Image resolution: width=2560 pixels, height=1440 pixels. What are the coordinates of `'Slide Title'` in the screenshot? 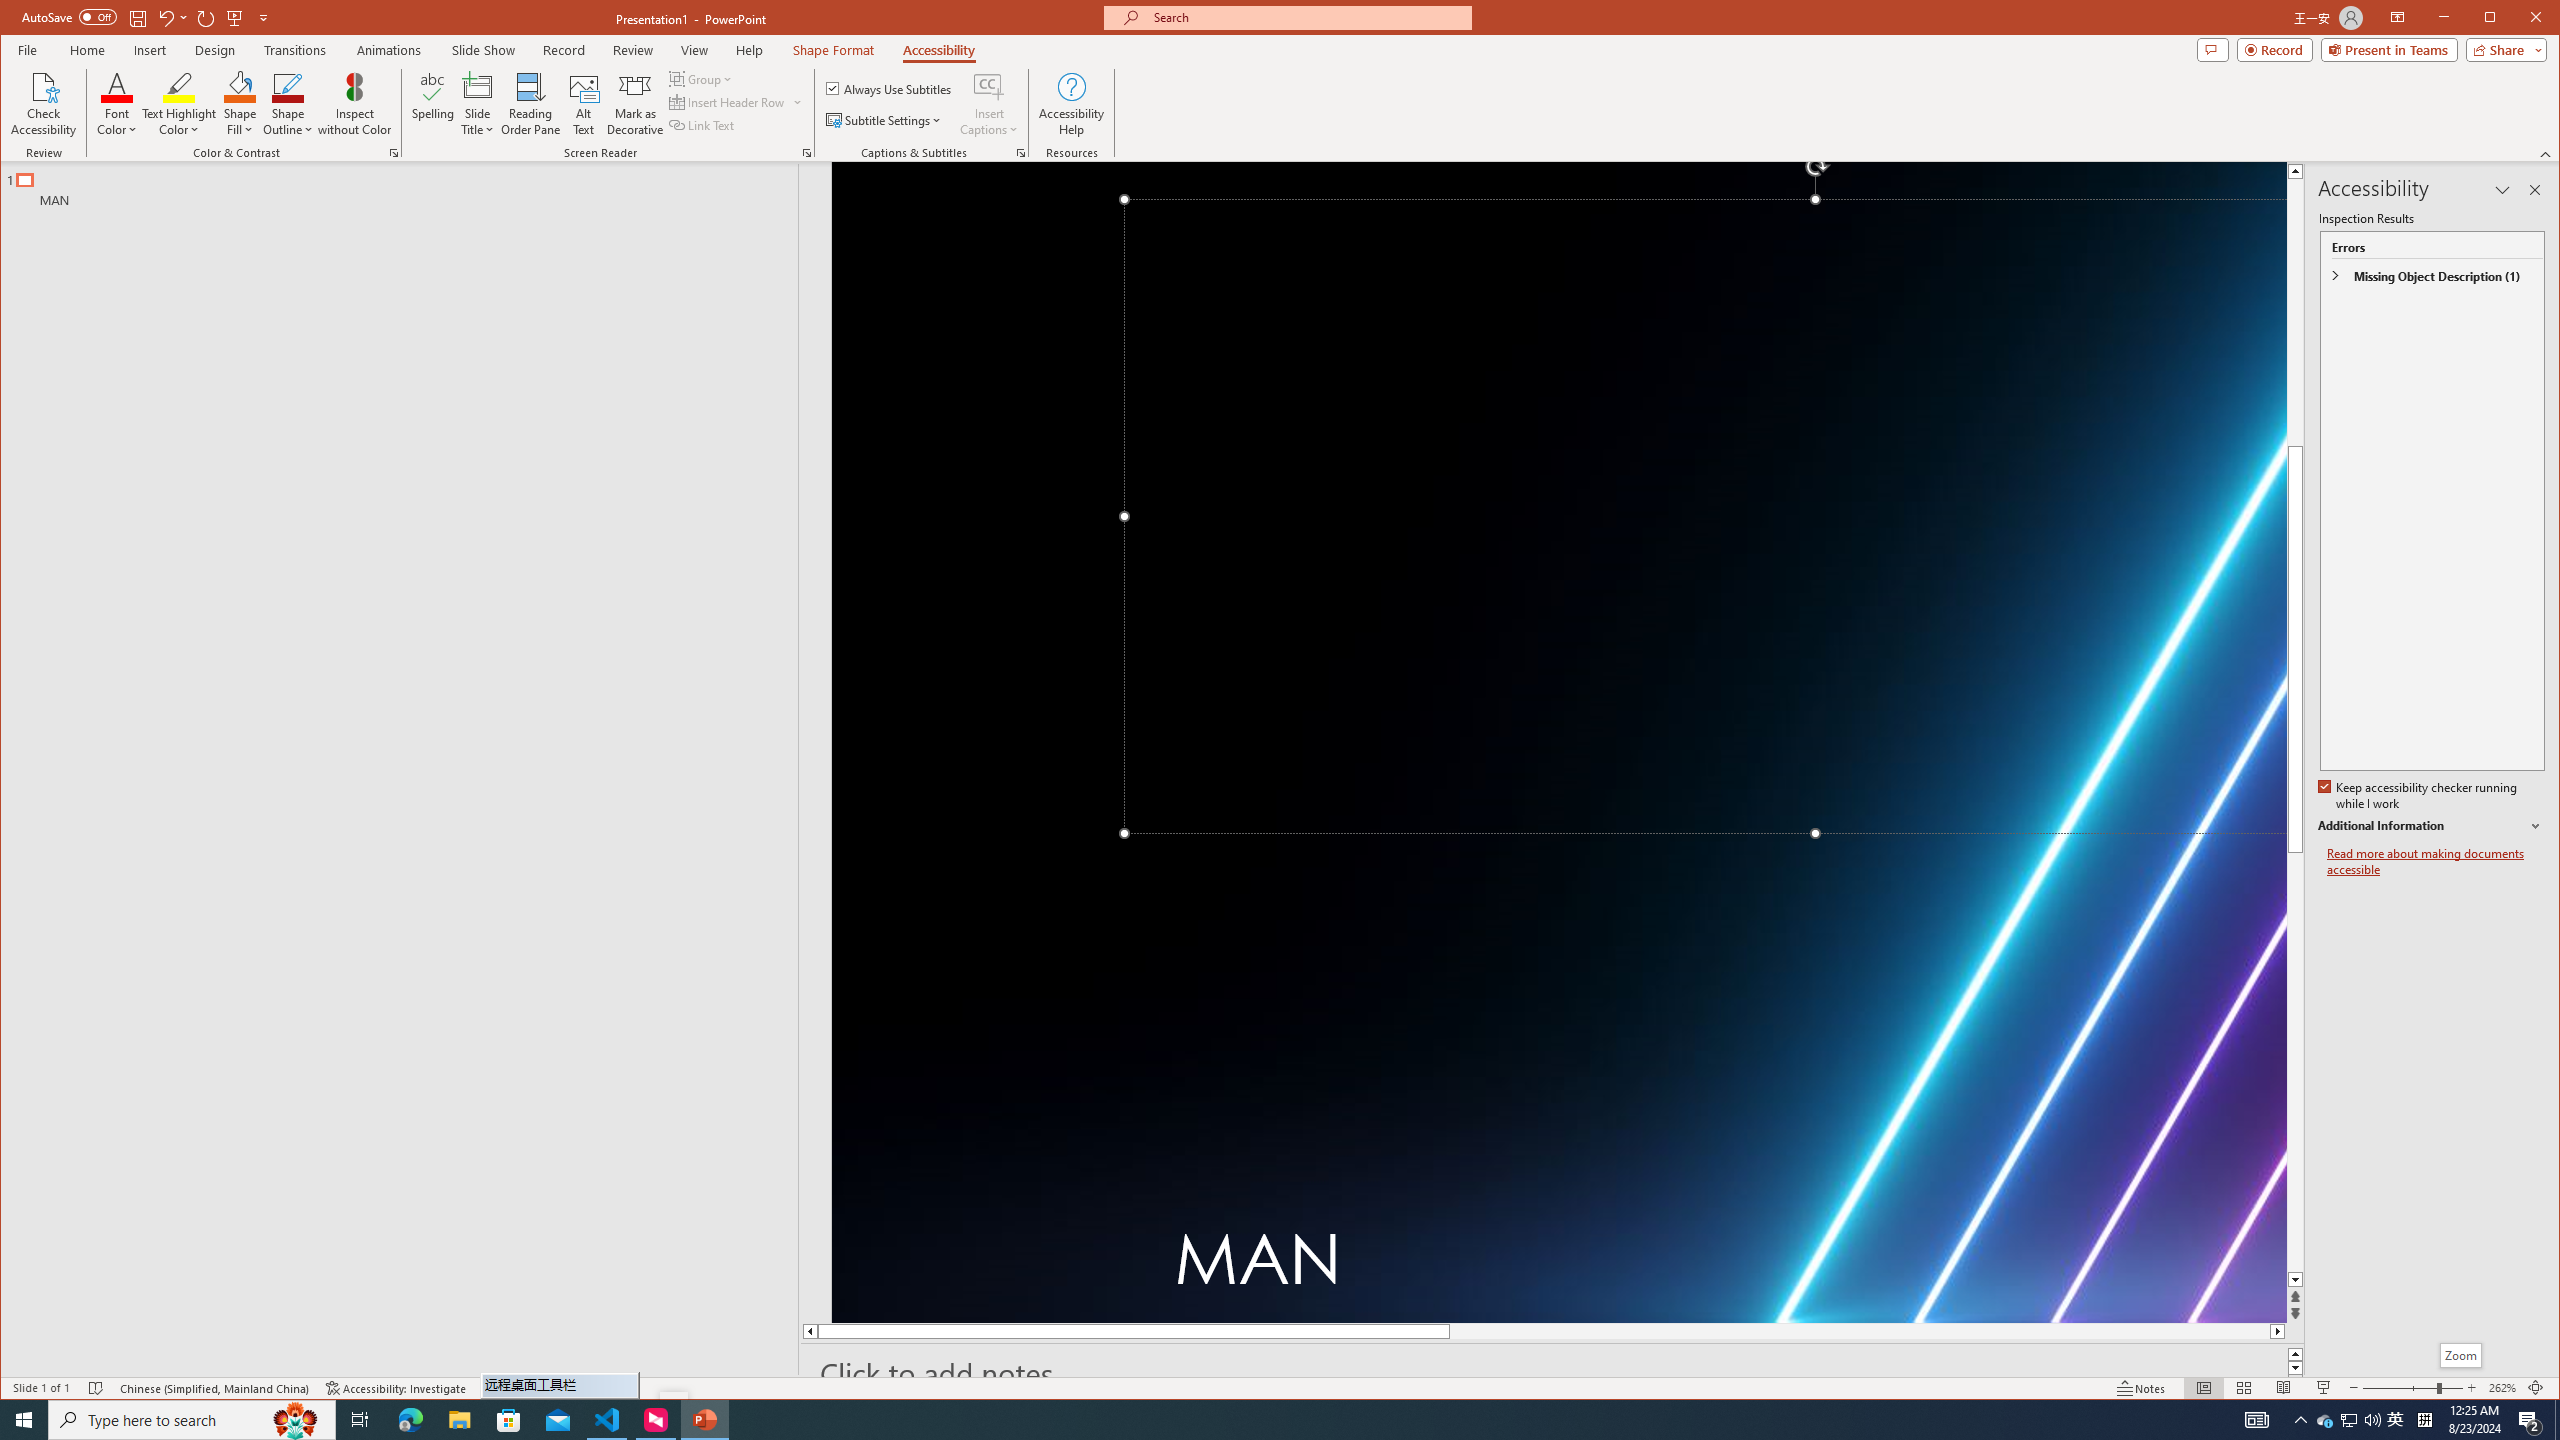 It's located at (477, 85).